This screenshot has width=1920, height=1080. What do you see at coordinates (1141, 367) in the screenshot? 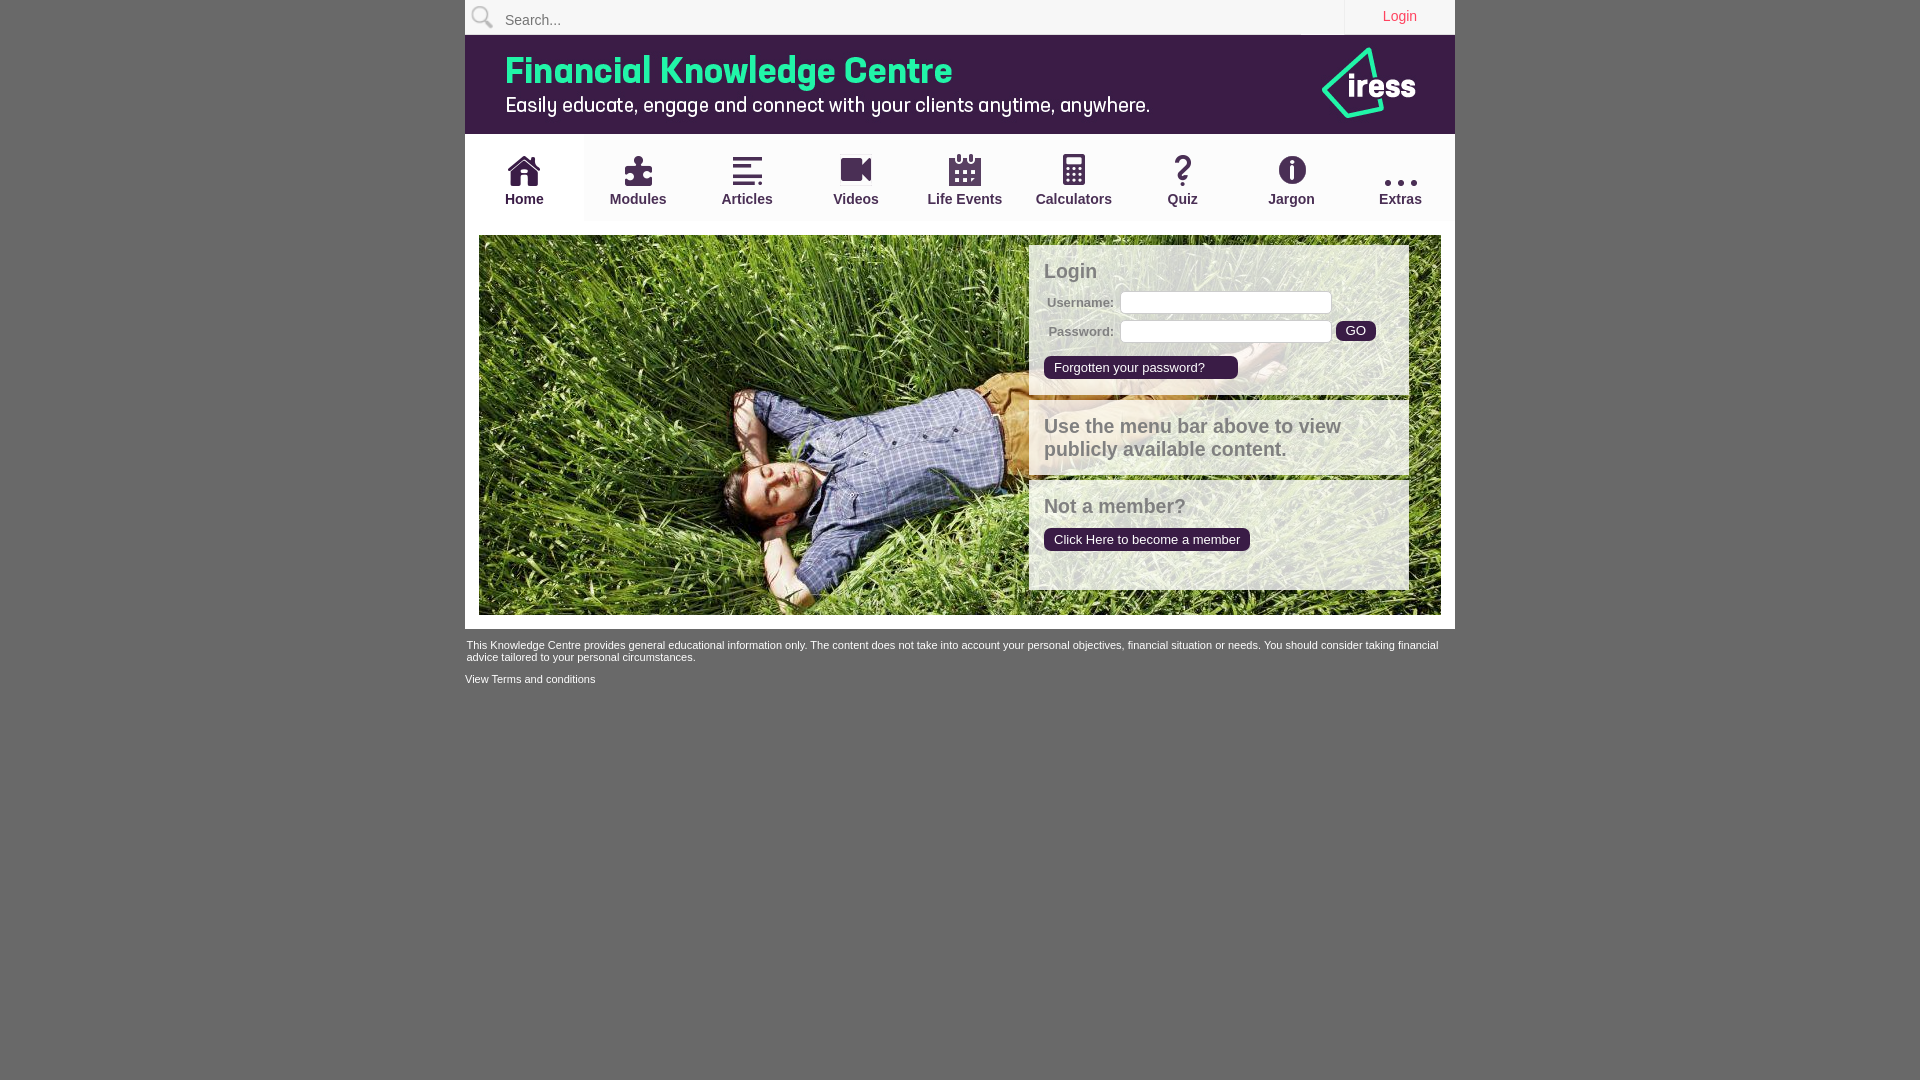
I see `'Forgotten your password?'` at bounding box center [1141, 367].